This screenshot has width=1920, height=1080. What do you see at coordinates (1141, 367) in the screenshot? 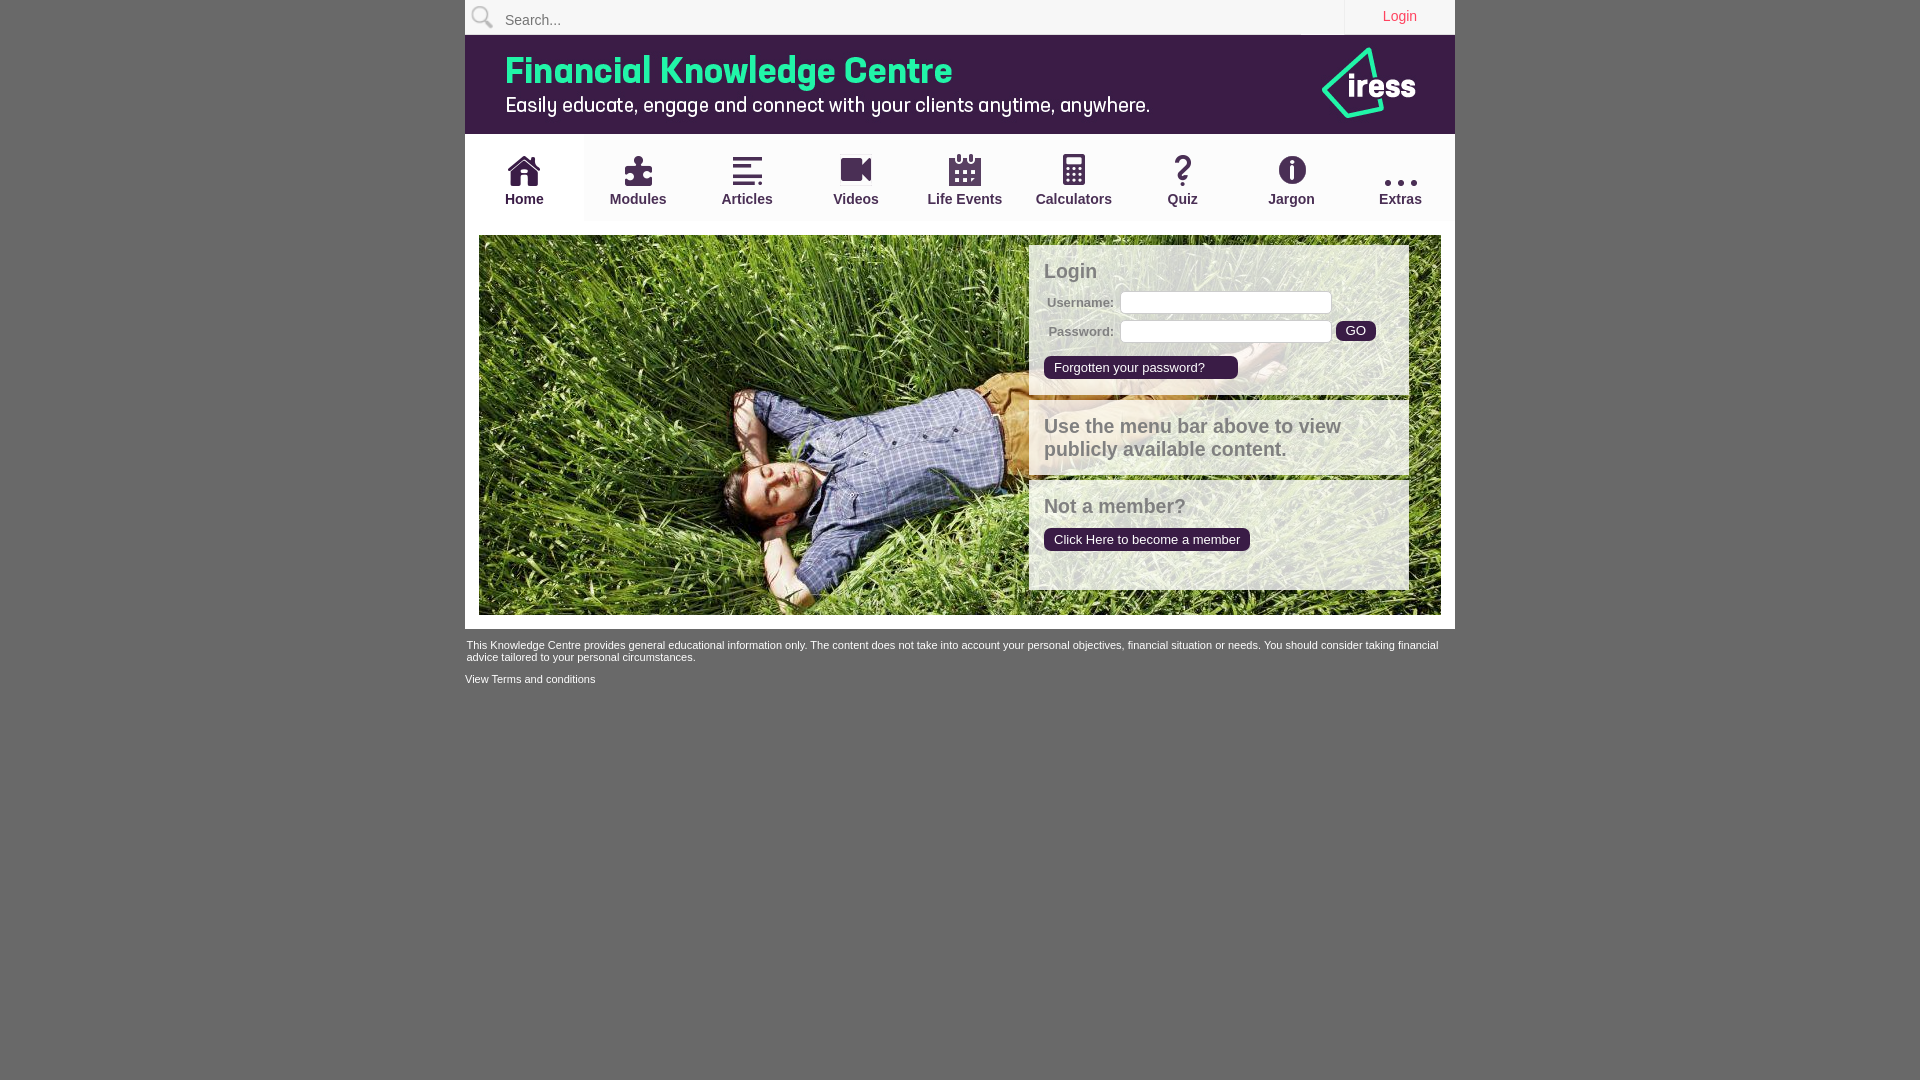
I see `'Forgotten your password?'` at bounding box center [1141, 367].